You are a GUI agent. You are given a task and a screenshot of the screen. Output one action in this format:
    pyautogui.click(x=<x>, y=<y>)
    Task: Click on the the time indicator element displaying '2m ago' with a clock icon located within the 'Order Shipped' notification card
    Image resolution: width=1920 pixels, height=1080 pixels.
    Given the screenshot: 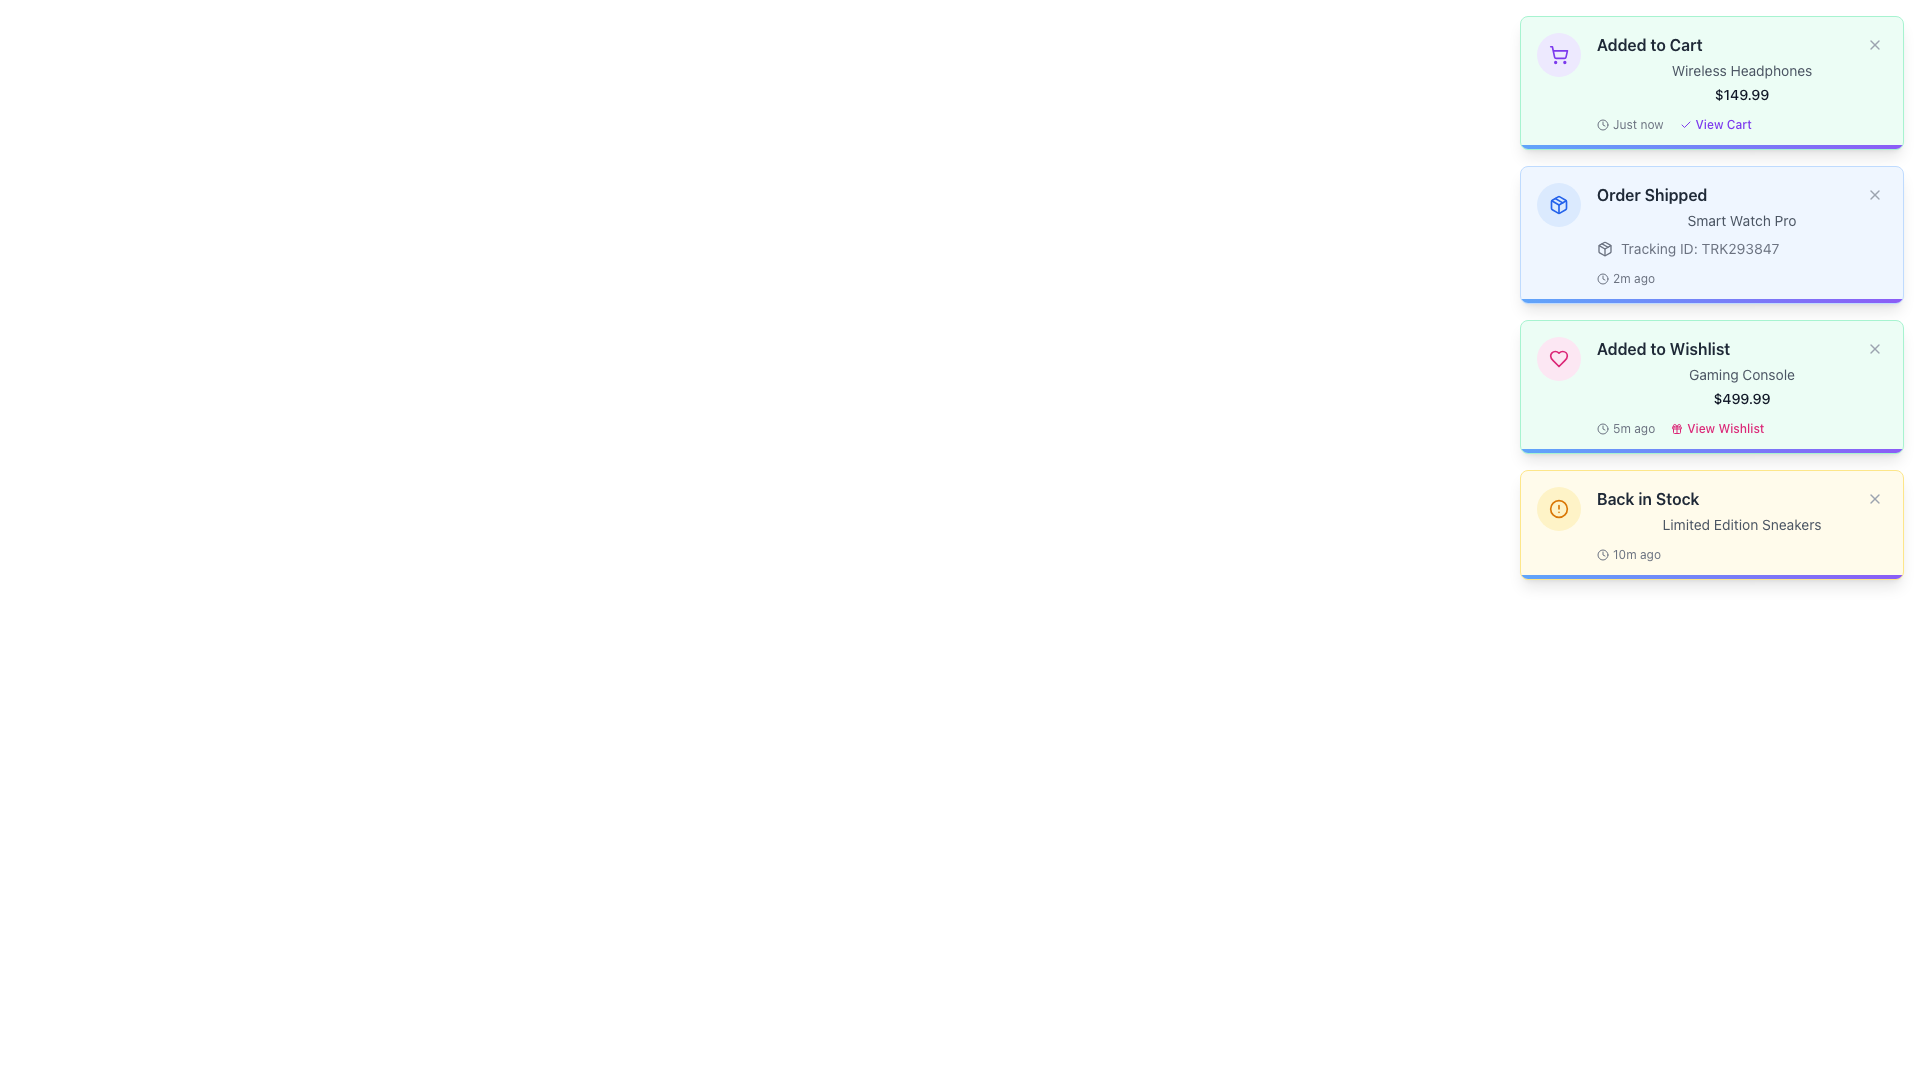 What is the action you would take?
    pyautogui.click(x=1626, y=278)
    